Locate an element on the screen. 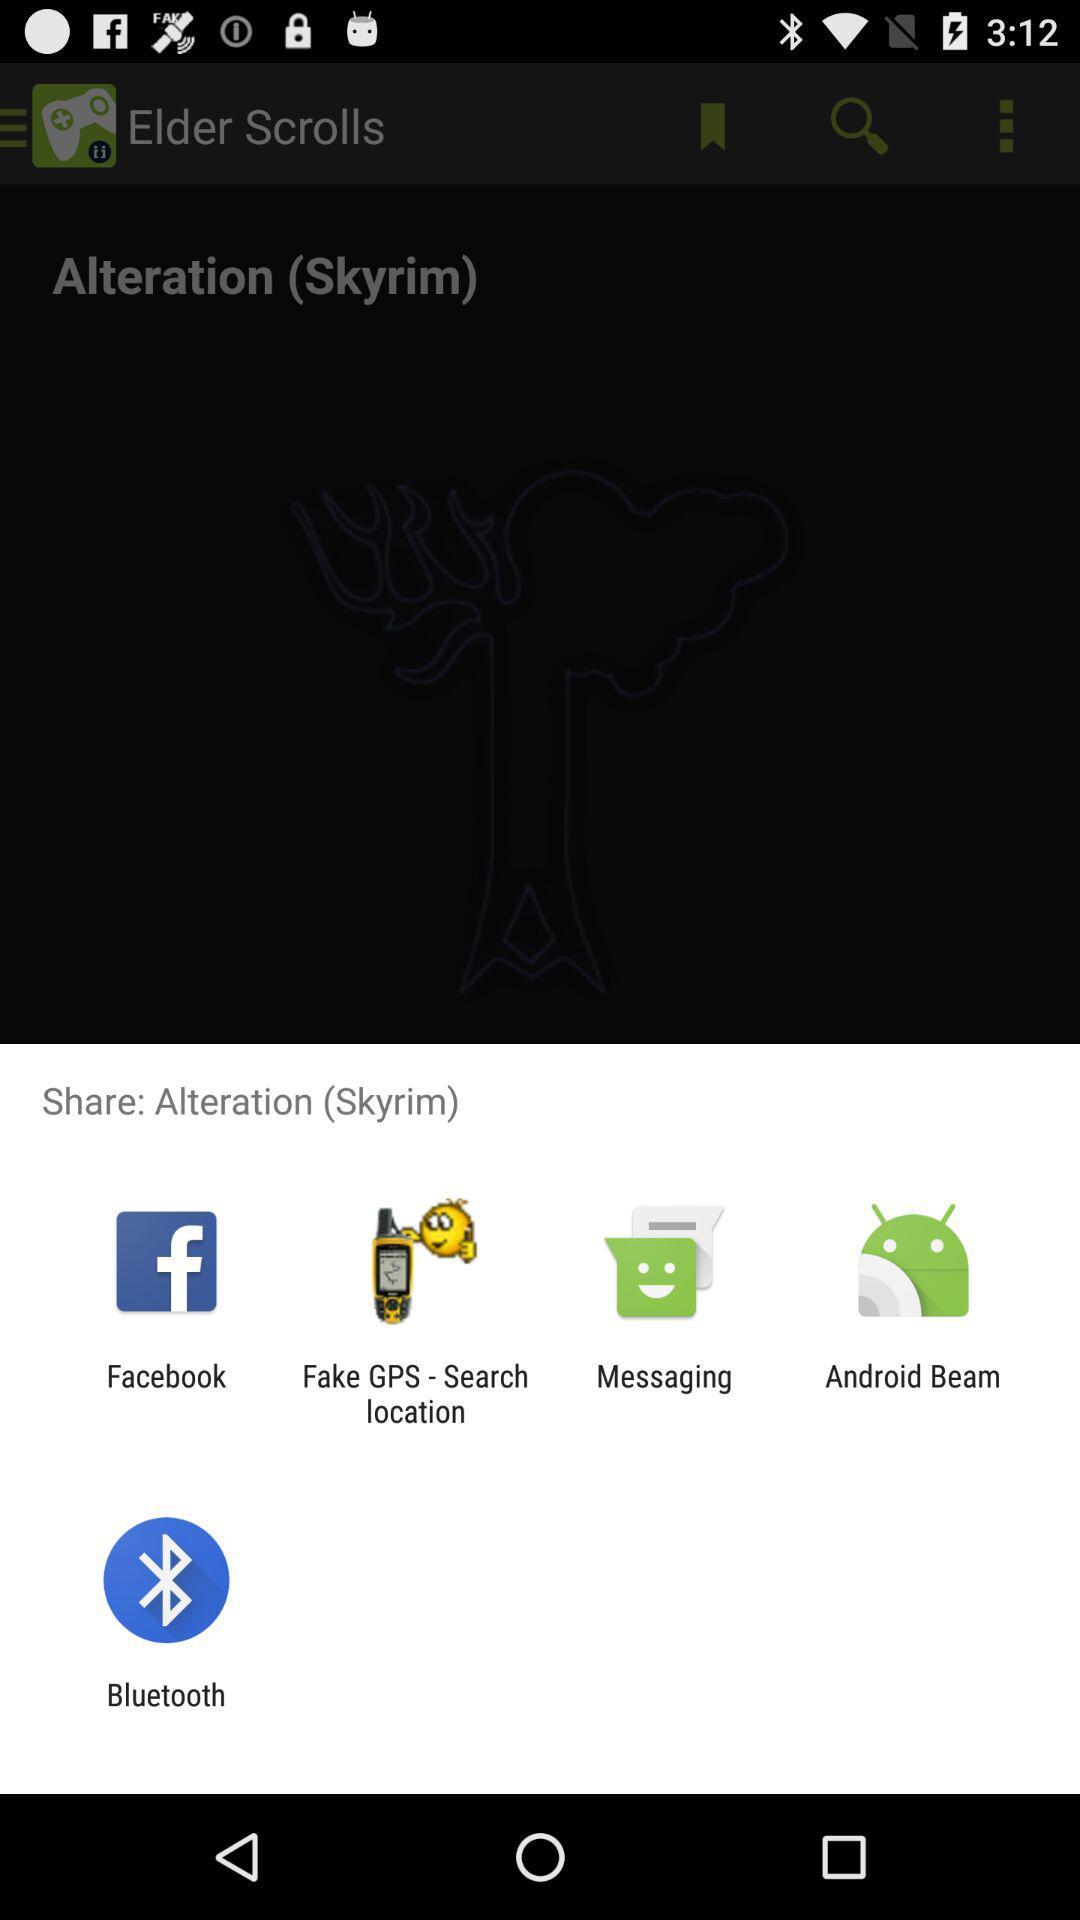 The image size is (1080, 1920). app to the left of android beam icon is located at coordinates (664, 1392).